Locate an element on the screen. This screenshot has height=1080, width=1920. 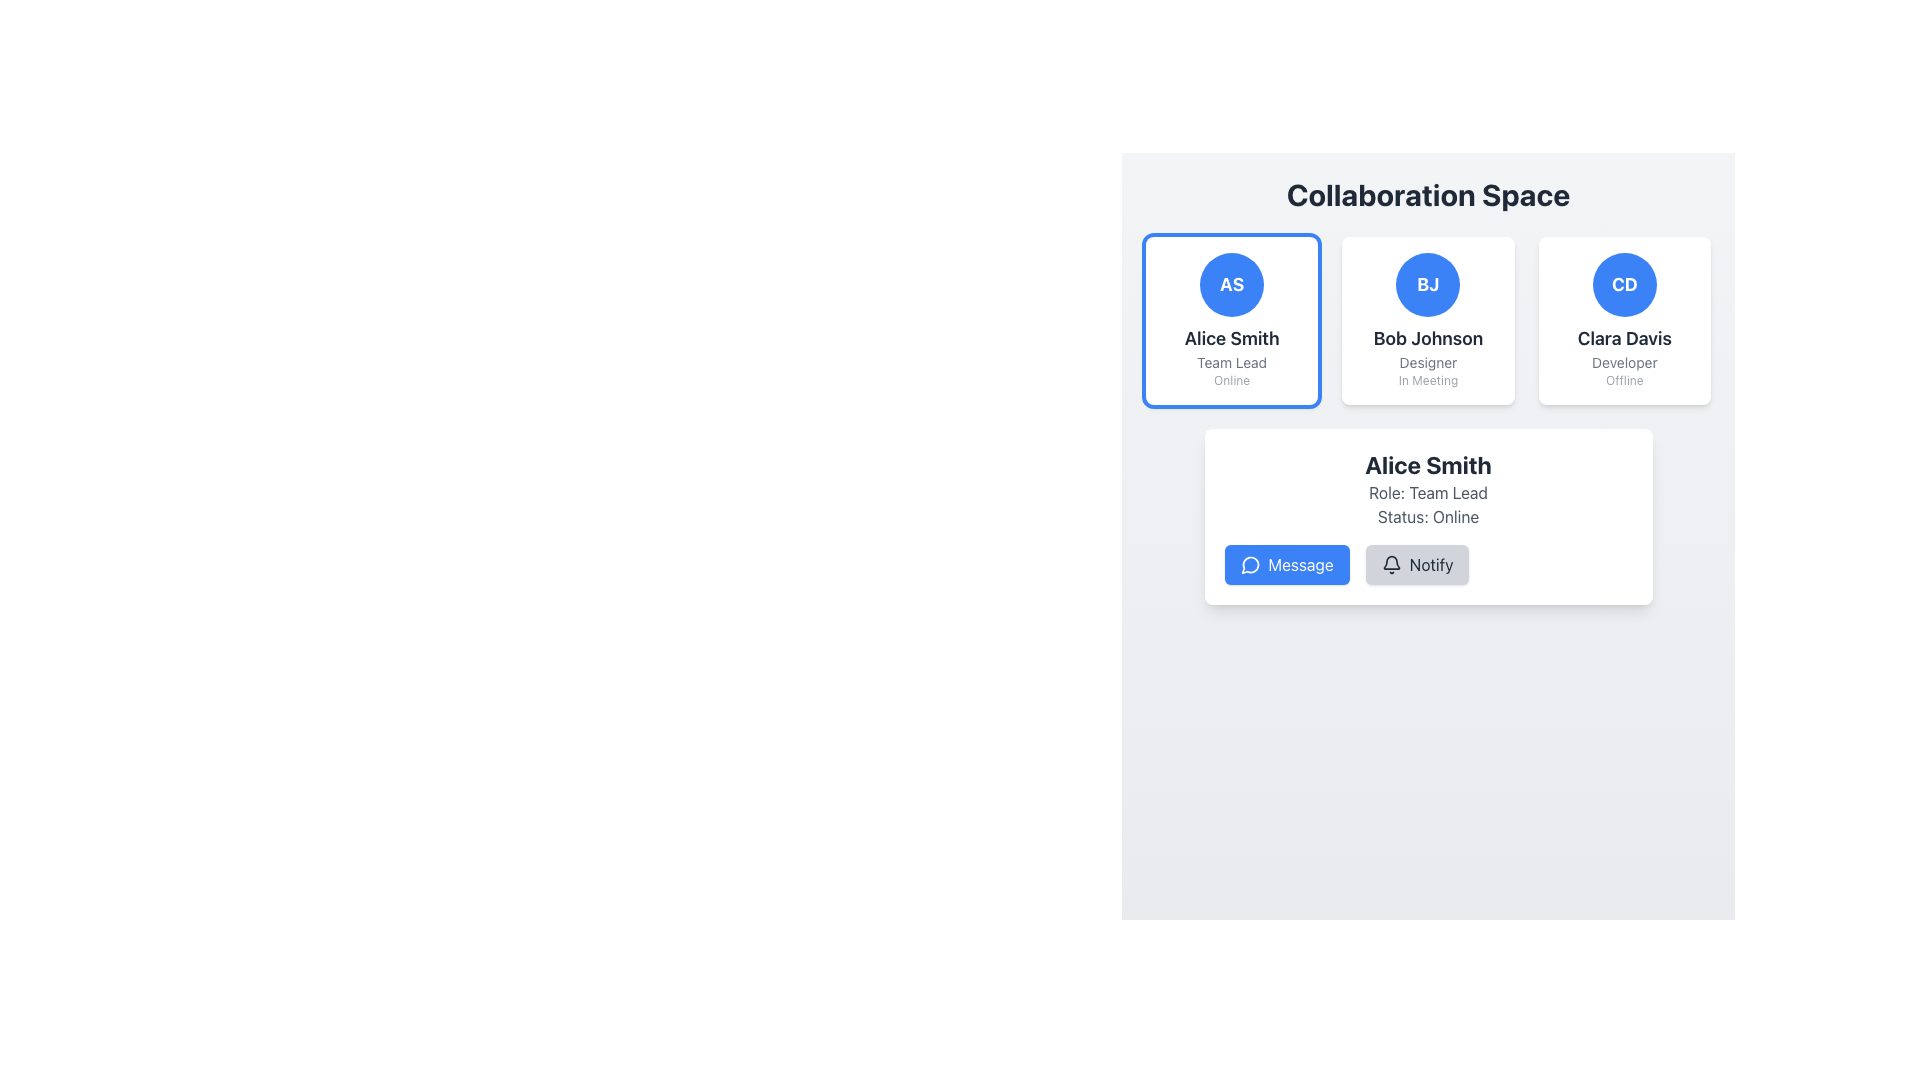
the Profile Icon, which is a circular badge with a blue background and the text 'AS' in bold uppercase letters, located at the top of the user information card is located at coordinates (1231, 285).